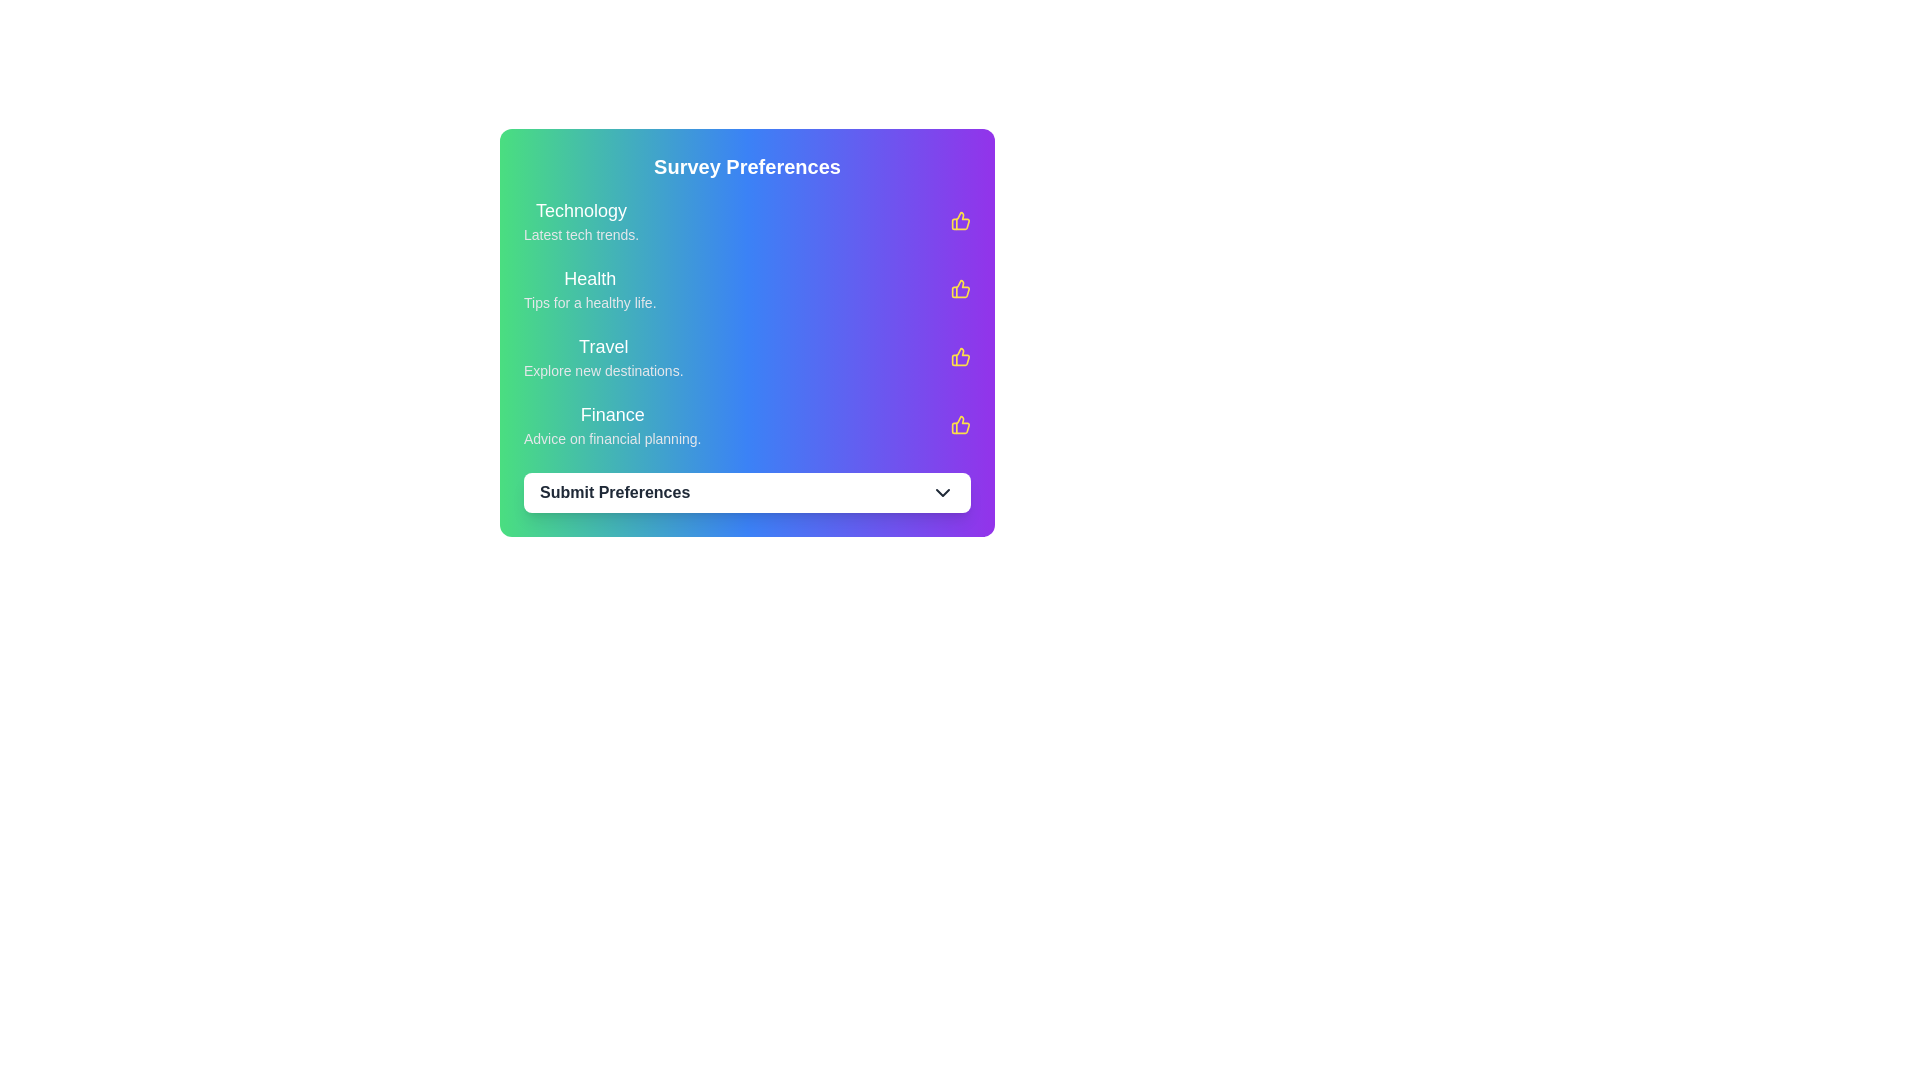 This screenshot has width=1920, height=1080. Describe the element at coordinates (589, 303) in the screenshot. I see `the static text label displaying 'Tips for a healthy life.' located below the 'Health' title in the 'Survey Preferences' panel` at that location.